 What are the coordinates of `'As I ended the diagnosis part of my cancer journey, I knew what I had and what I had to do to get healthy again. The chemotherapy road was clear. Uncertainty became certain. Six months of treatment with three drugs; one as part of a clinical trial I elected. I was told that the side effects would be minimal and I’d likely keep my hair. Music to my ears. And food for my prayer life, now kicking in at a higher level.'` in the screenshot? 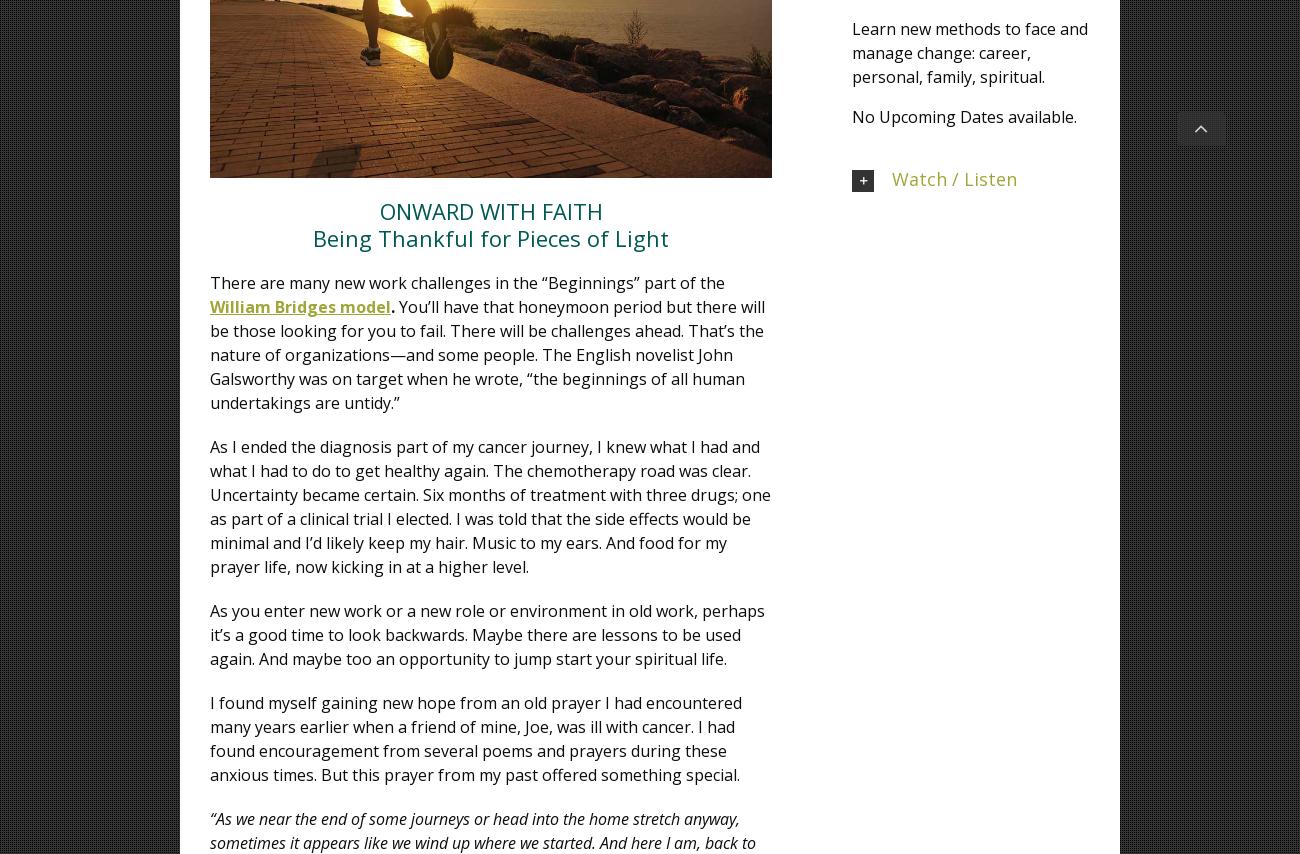 It's located at (490, 506).